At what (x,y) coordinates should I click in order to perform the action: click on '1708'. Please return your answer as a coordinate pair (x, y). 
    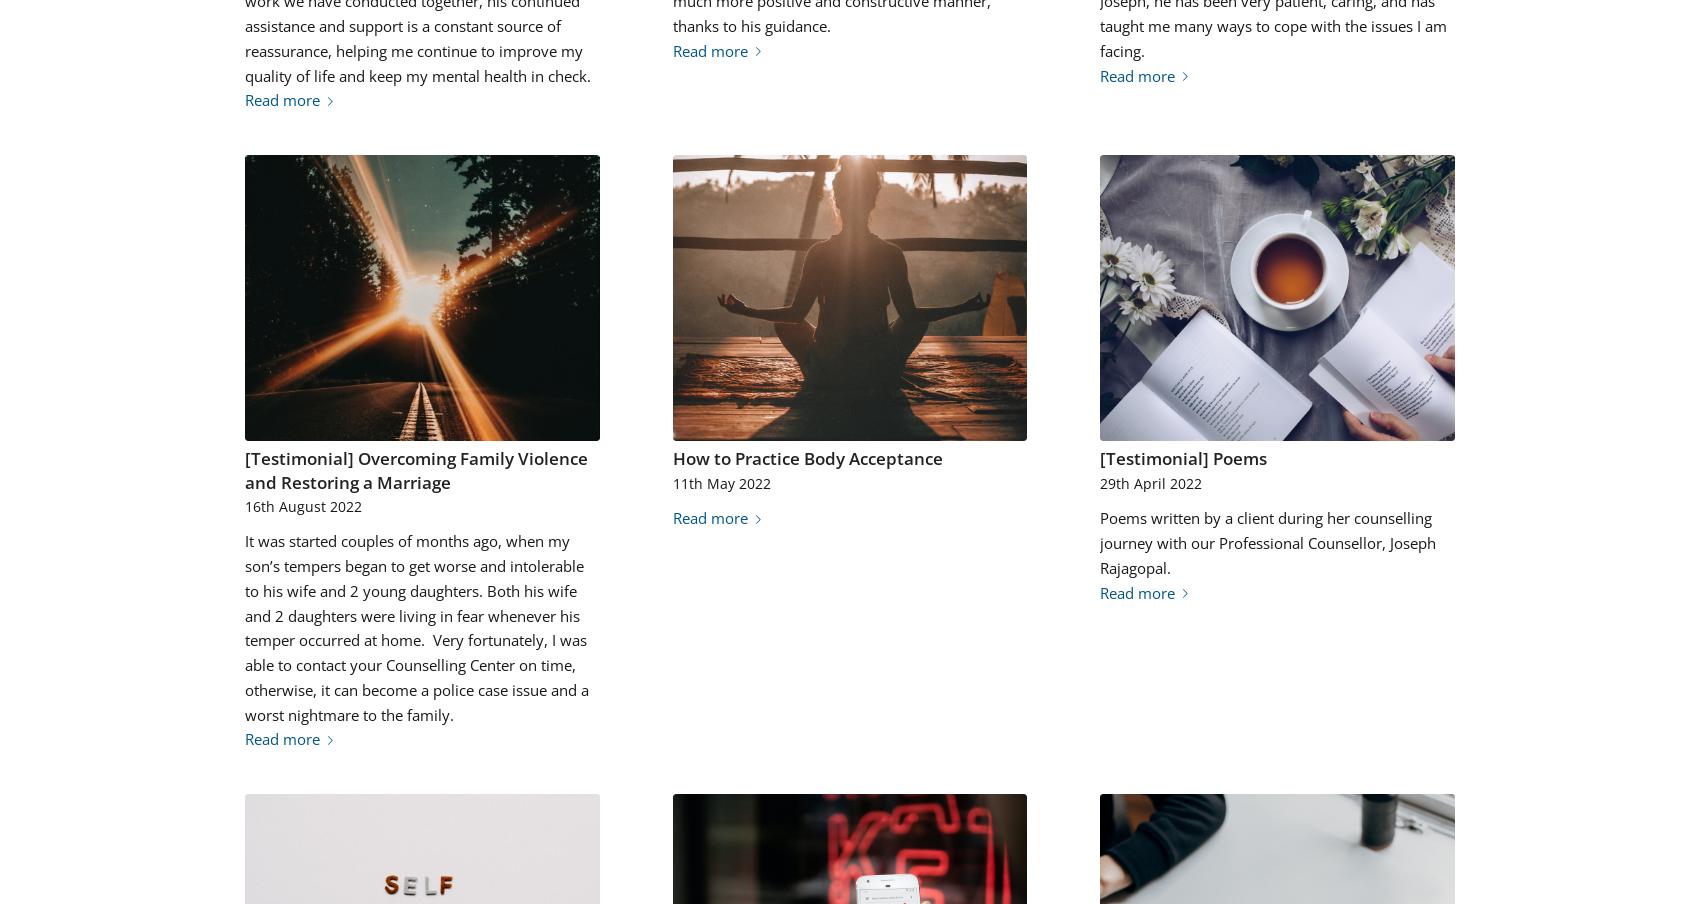
    Looking at the image, I should click on (302, 239).